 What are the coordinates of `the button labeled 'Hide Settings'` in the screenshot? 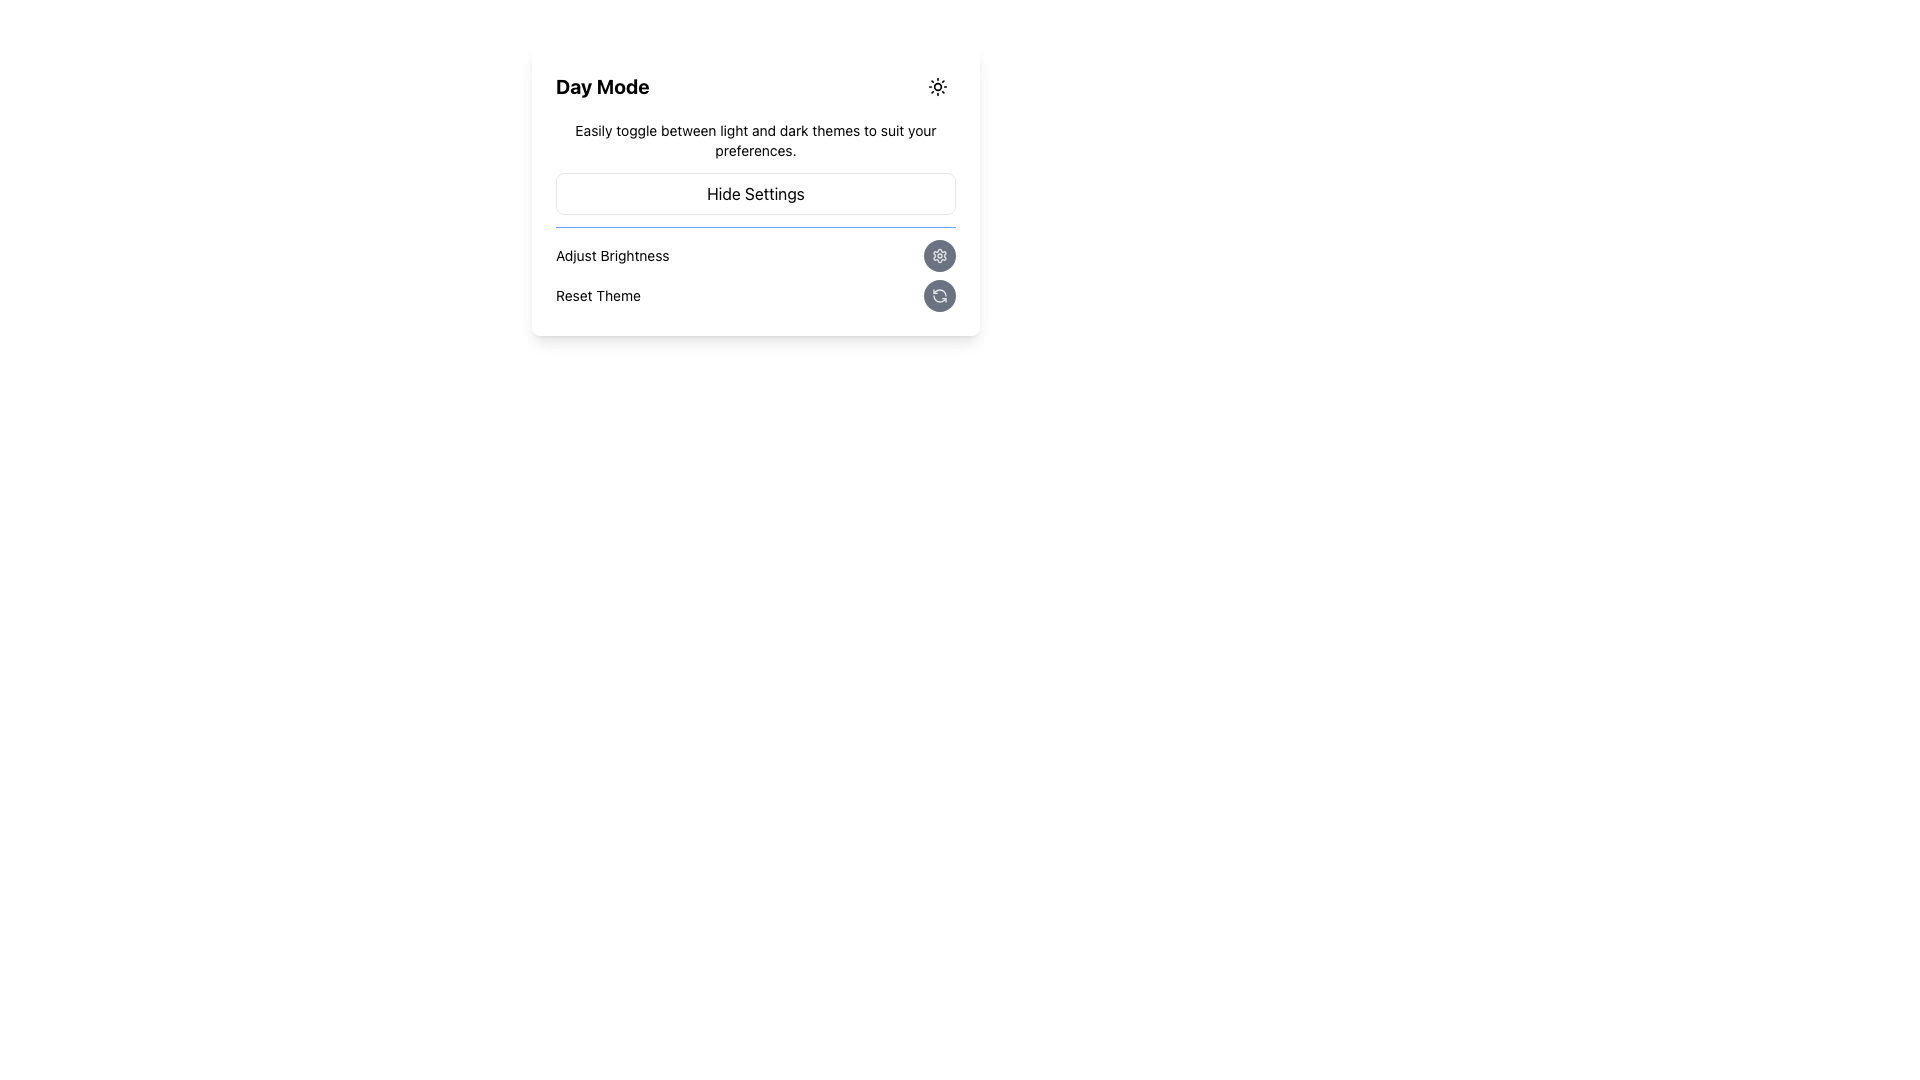 It's located at (754, 193).